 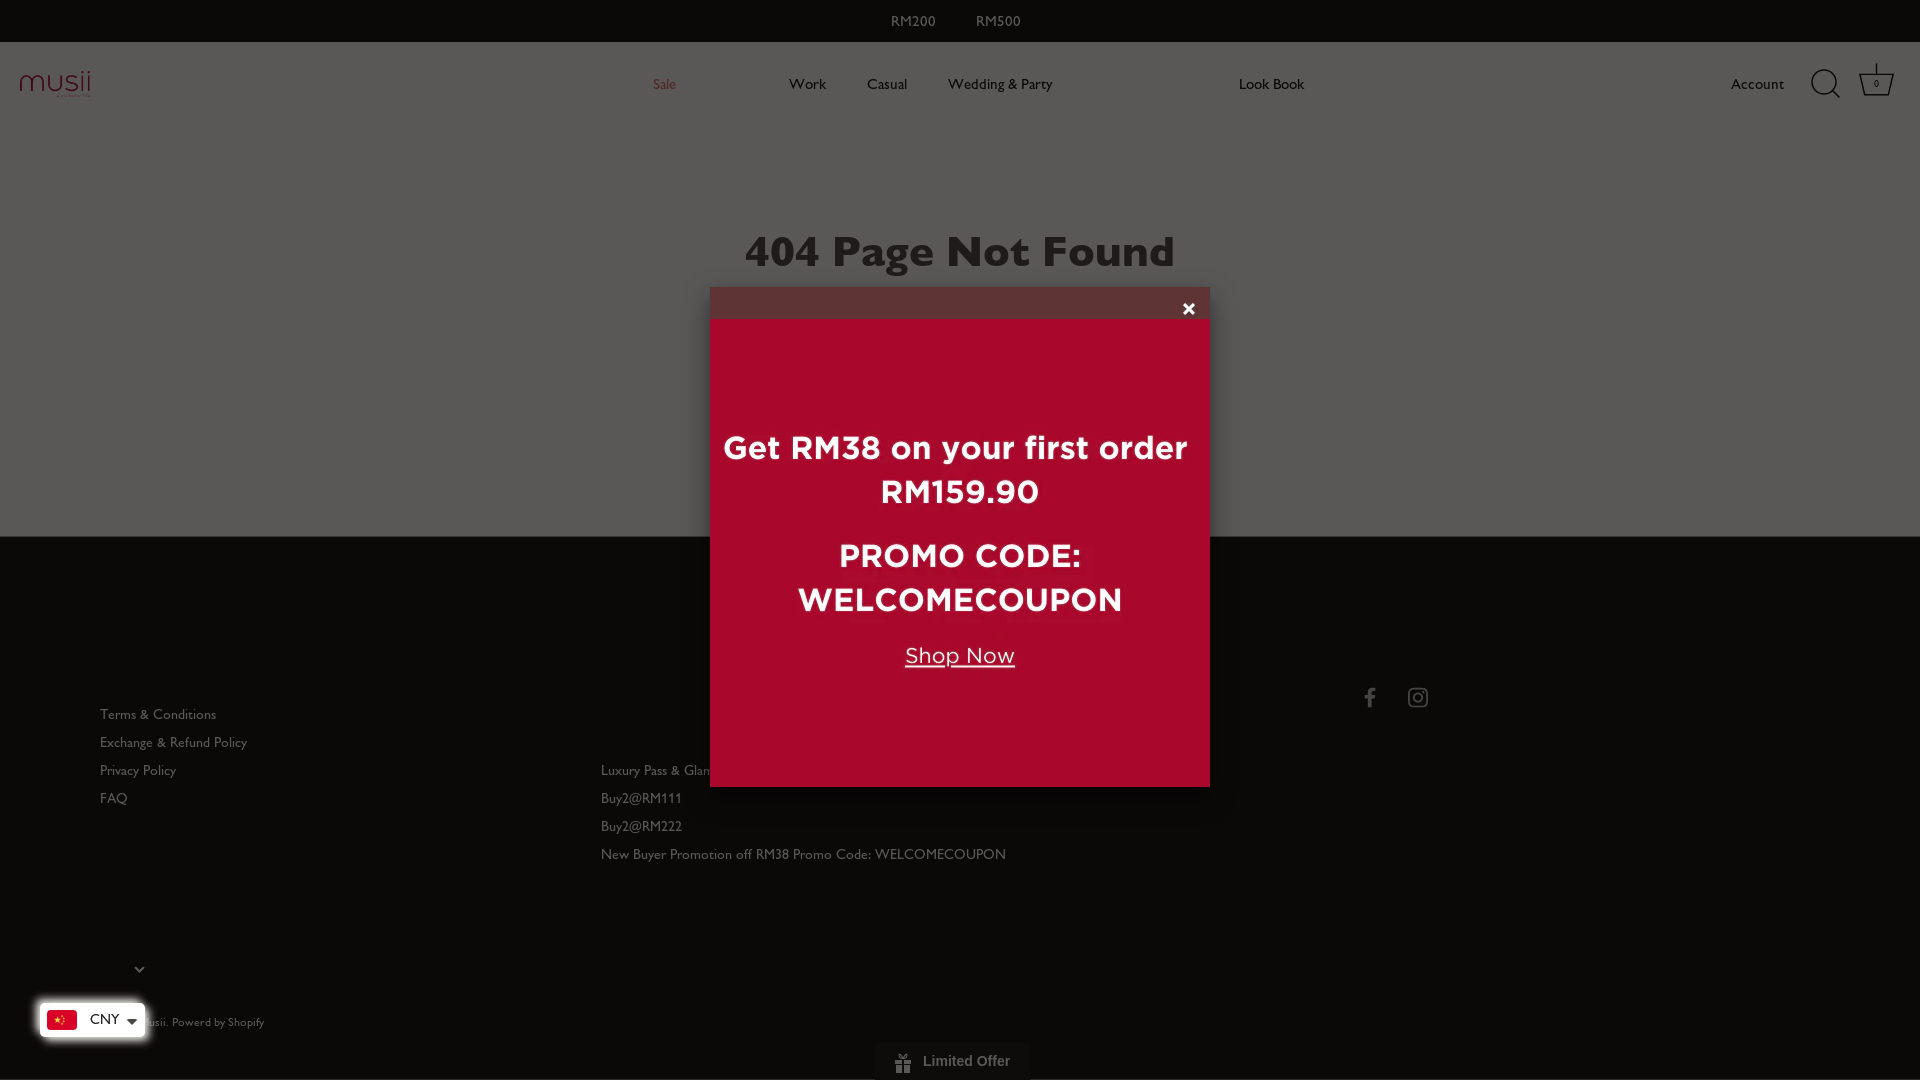 What do you see at coordinates (1271, 83) in the screenshot?
I see `'Look Book'` at bounding box center [1271, 83].